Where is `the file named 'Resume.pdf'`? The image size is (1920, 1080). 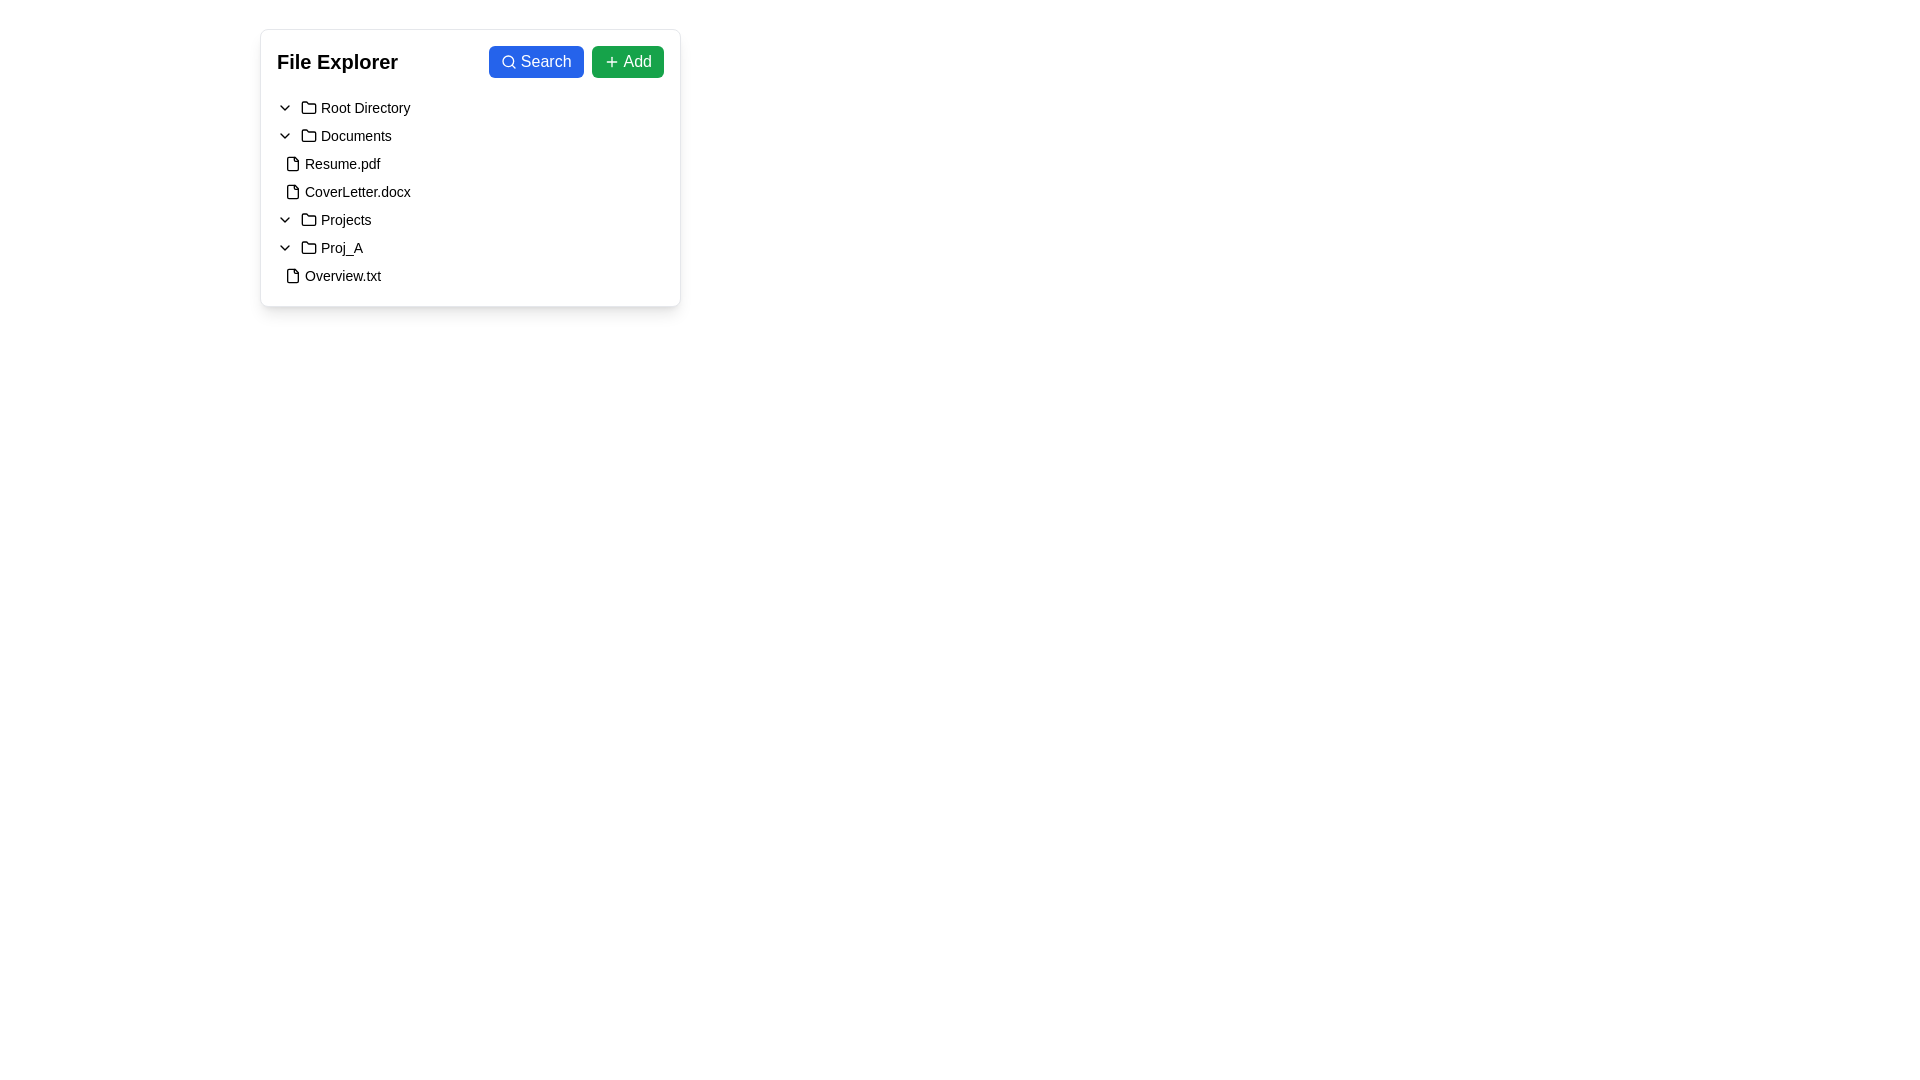 the file named 'Resume.pdf' is located at coordinates (332, 163).